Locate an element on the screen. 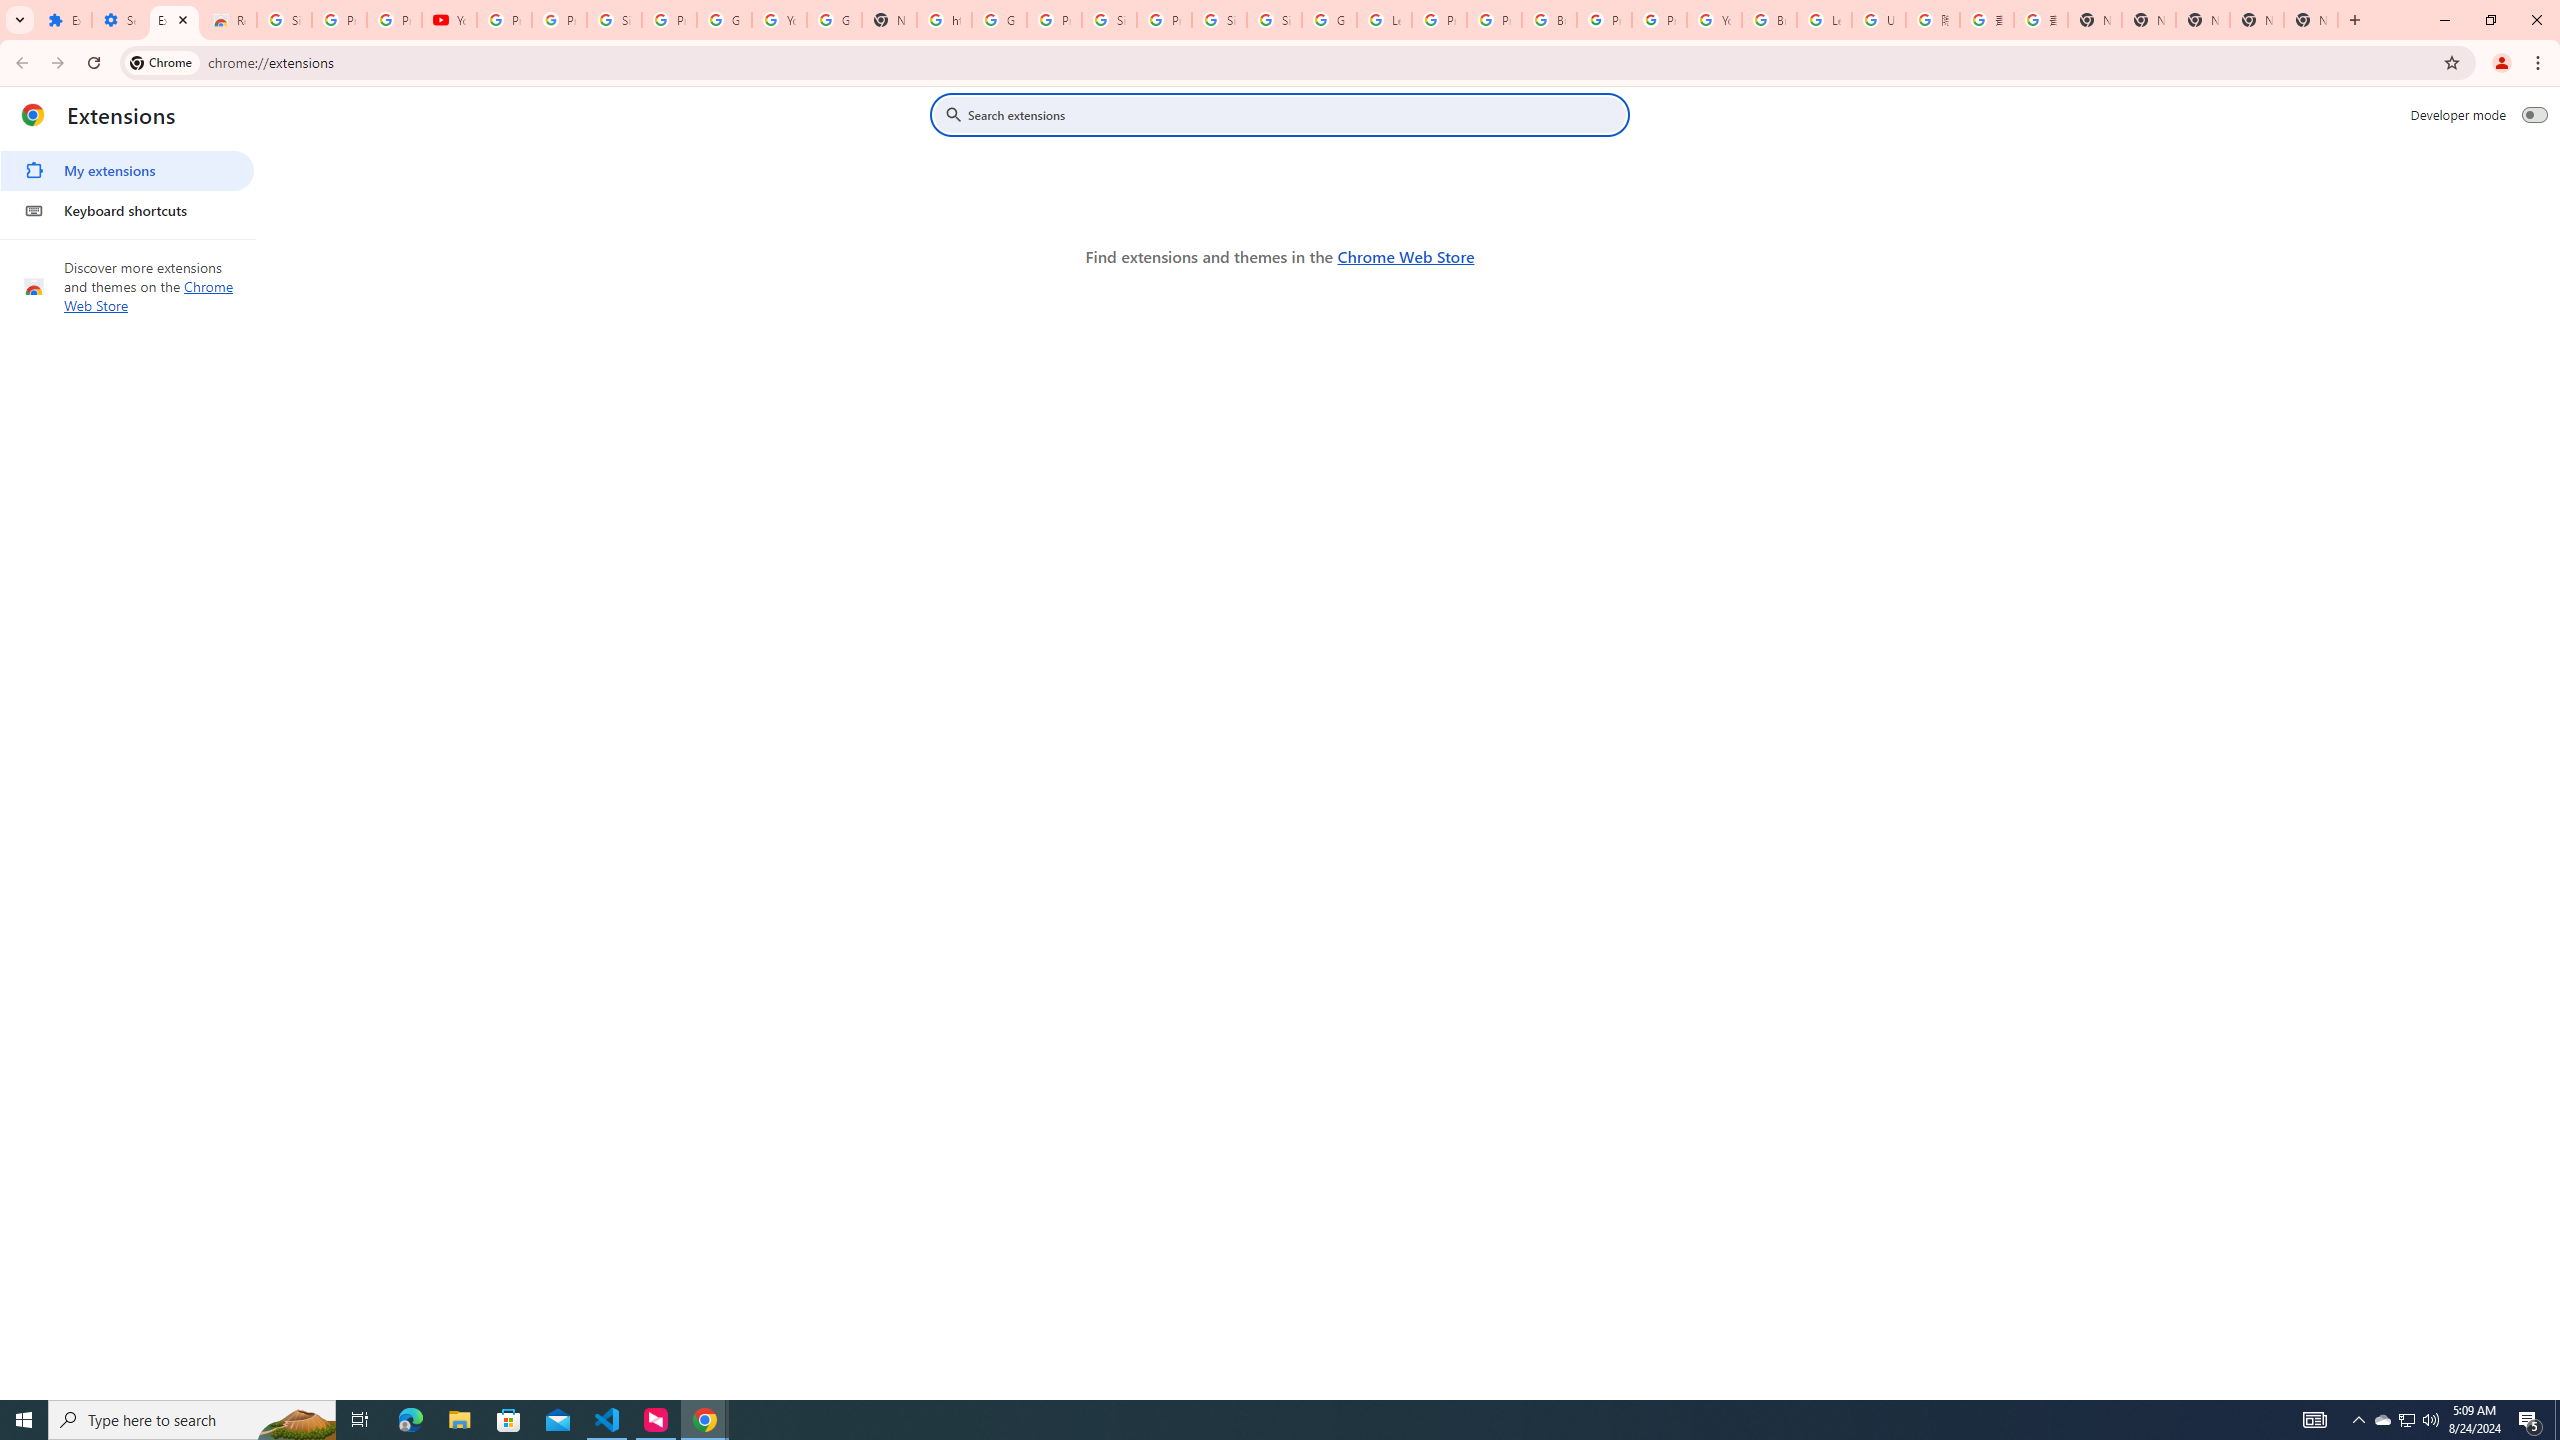  'Developer mode' is located at coordinates (2535, 114).